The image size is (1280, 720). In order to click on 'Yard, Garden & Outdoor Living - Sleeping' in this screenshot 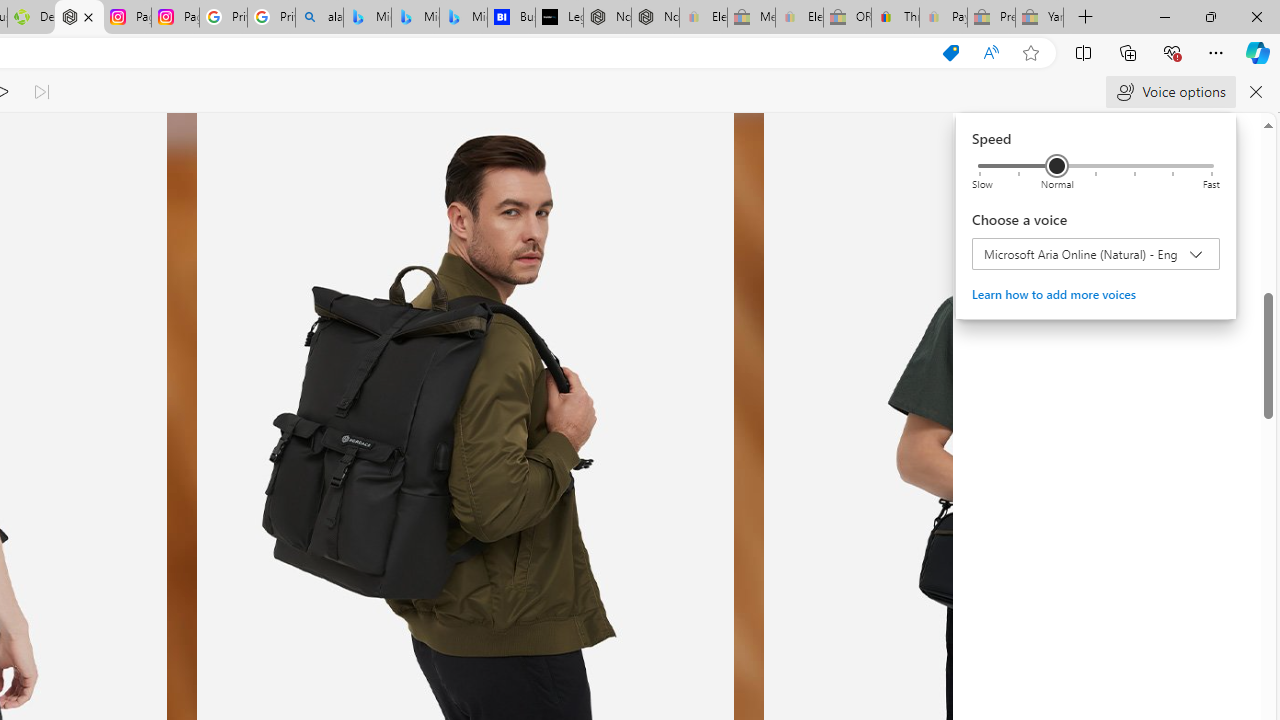, I will do `click(1040, 17)`.